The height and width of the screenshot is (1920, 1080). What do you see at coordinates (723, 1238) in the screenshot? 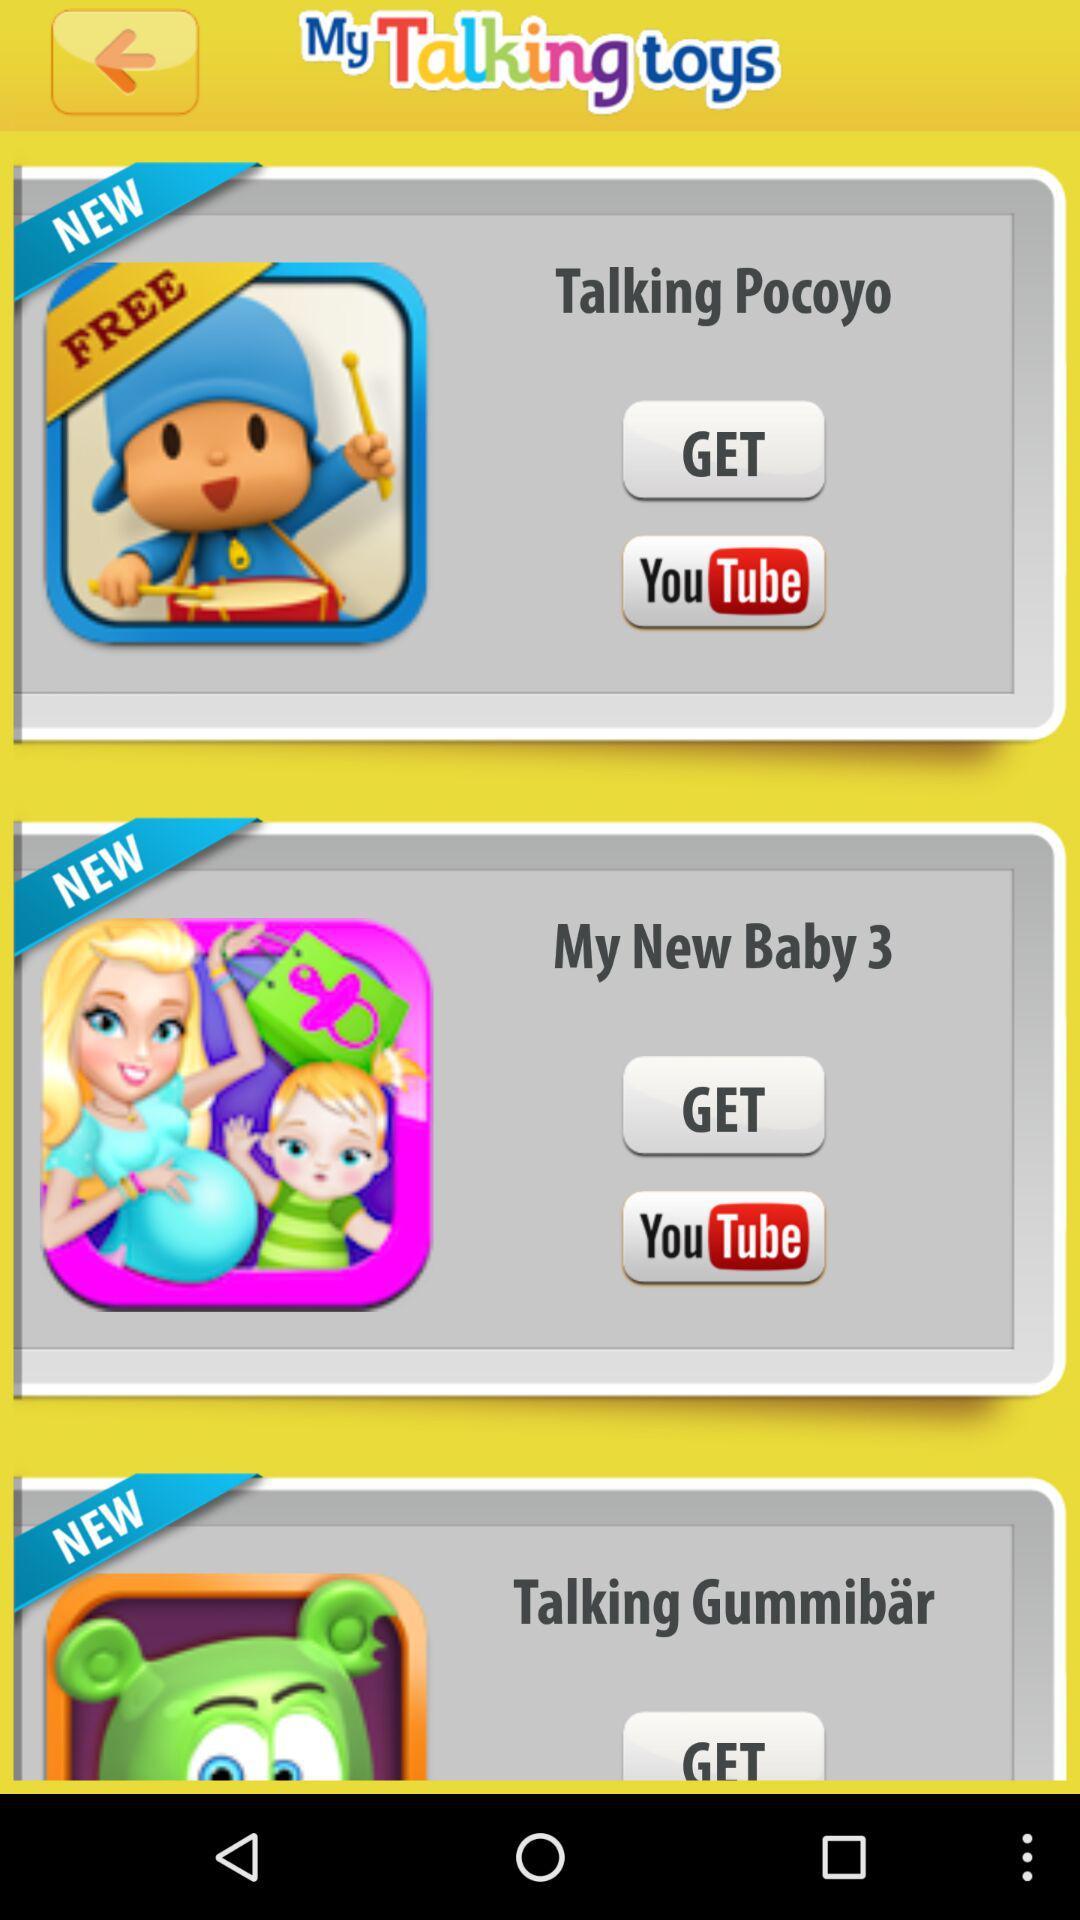
I see `you tube` at bounding box center [723, 1238].